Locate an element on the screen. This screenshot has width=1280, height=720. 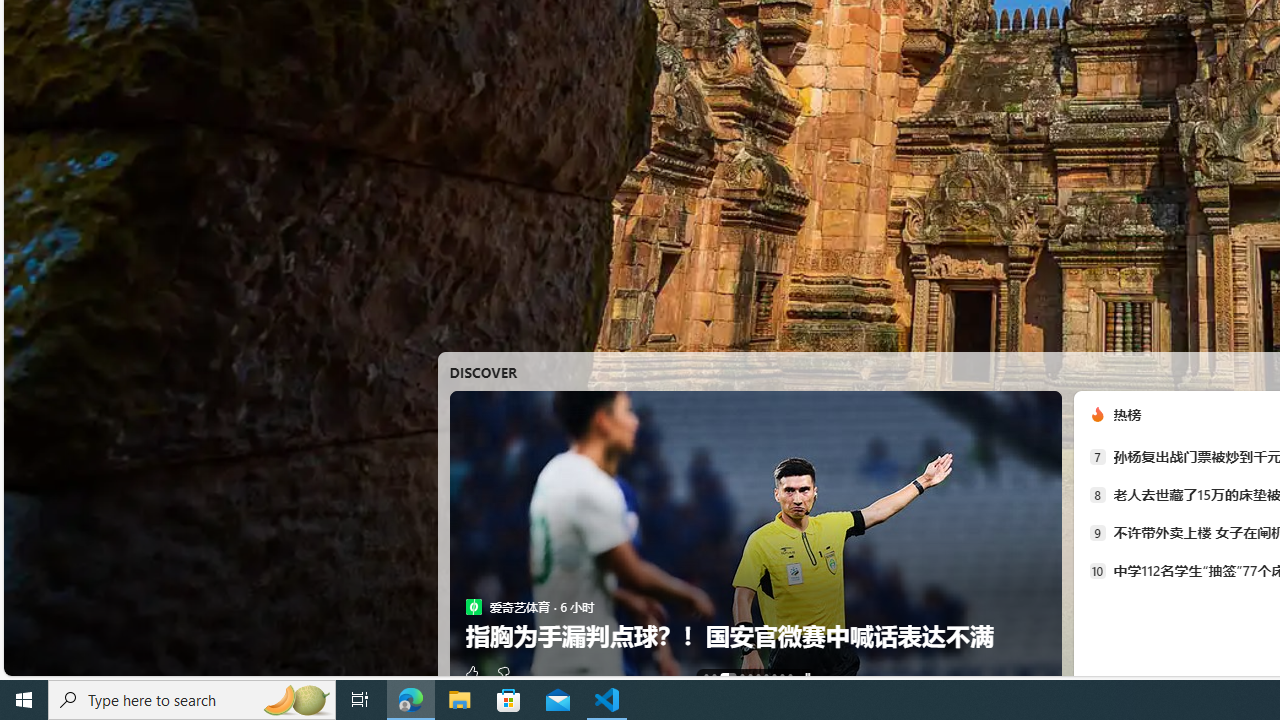
'AutomationID: tab-7' is located at coordinates (773, 675).